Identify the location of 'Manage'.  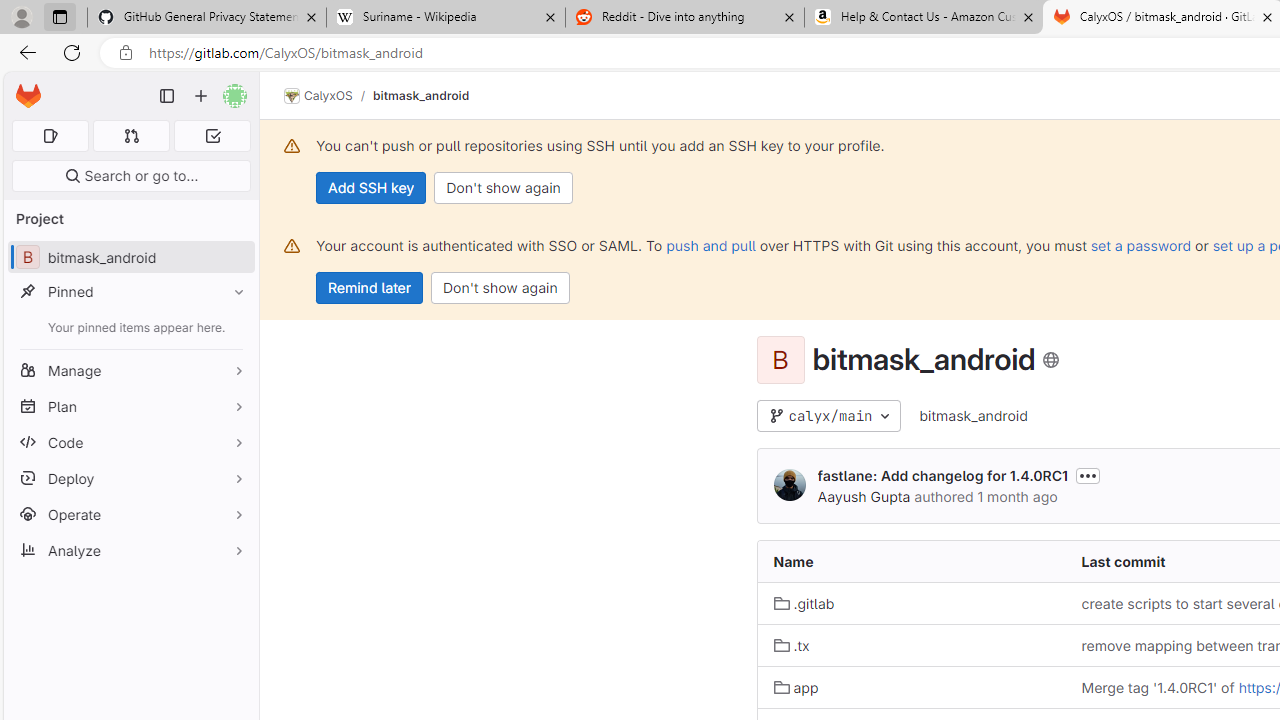
(130, 370).